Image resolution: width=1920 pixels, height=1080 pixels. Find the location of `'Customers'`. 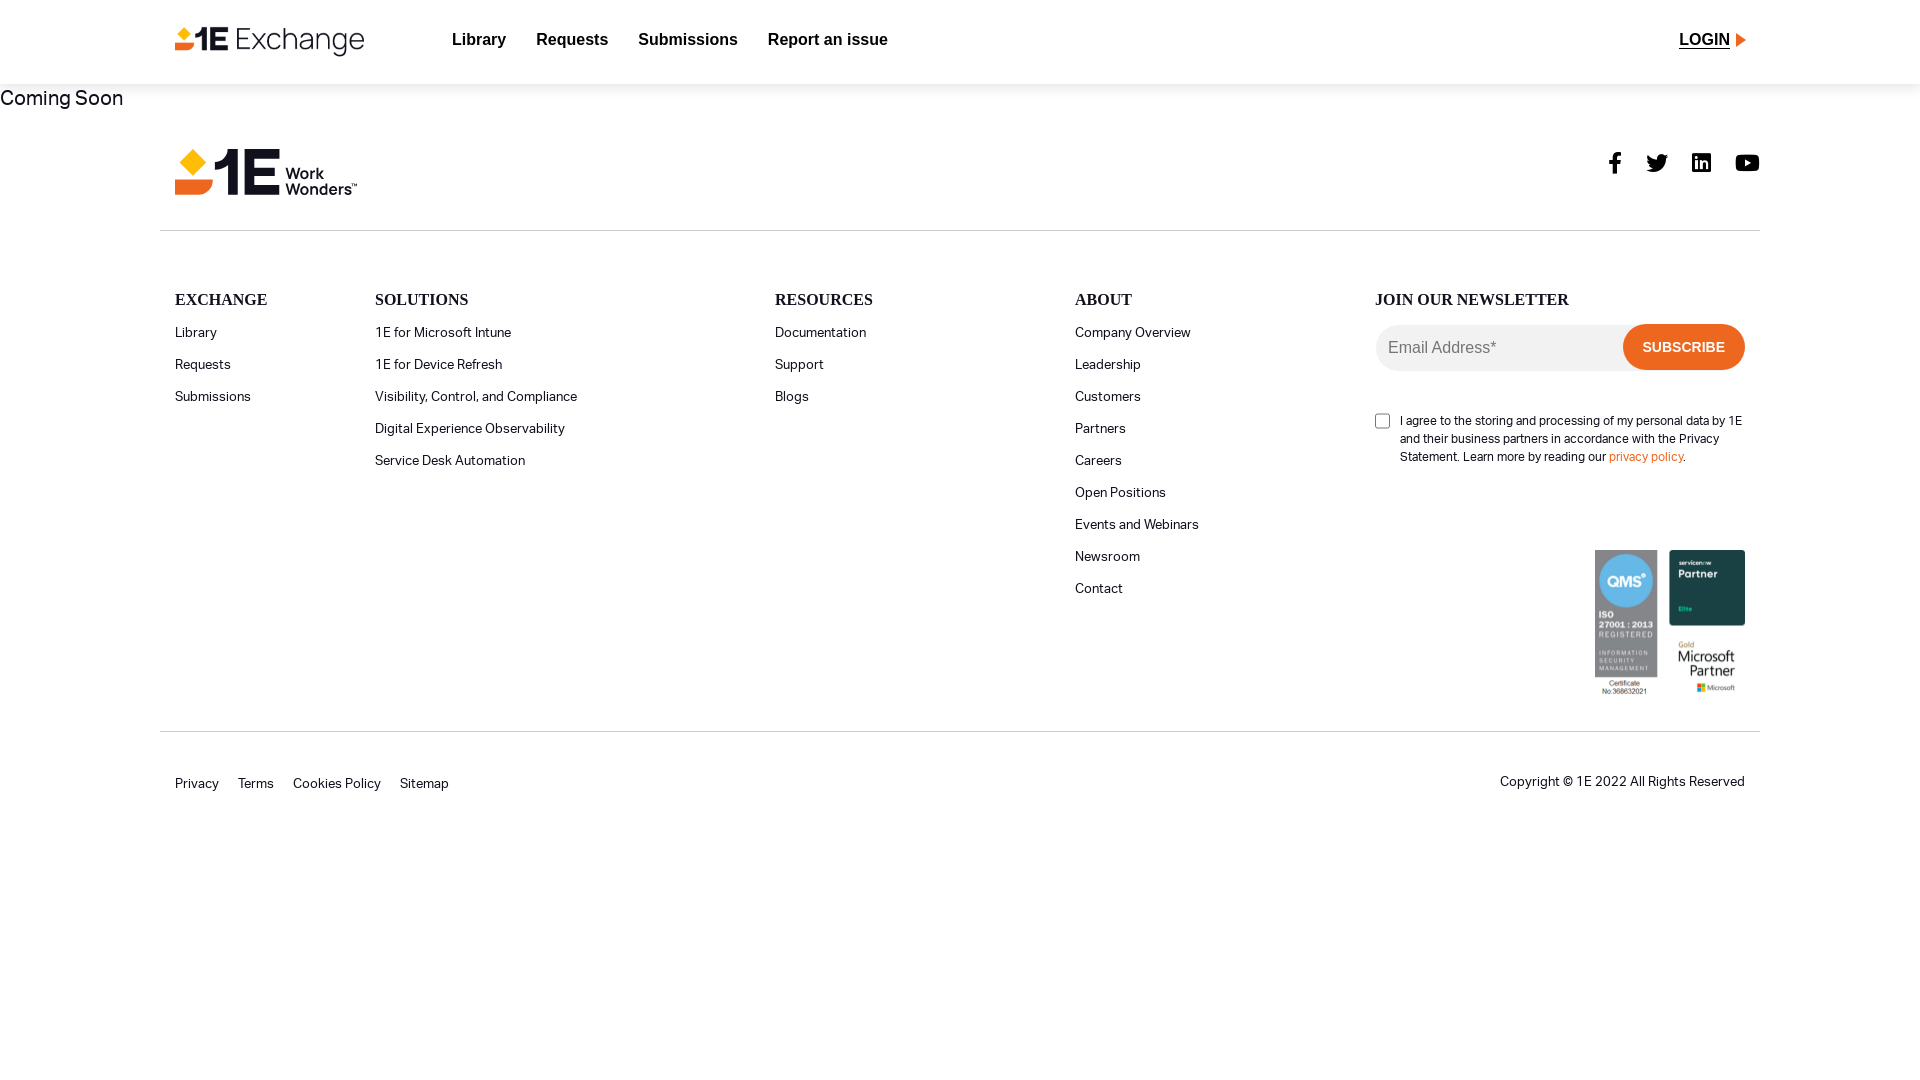

'Customers' is located at coordinates (1107, 397).